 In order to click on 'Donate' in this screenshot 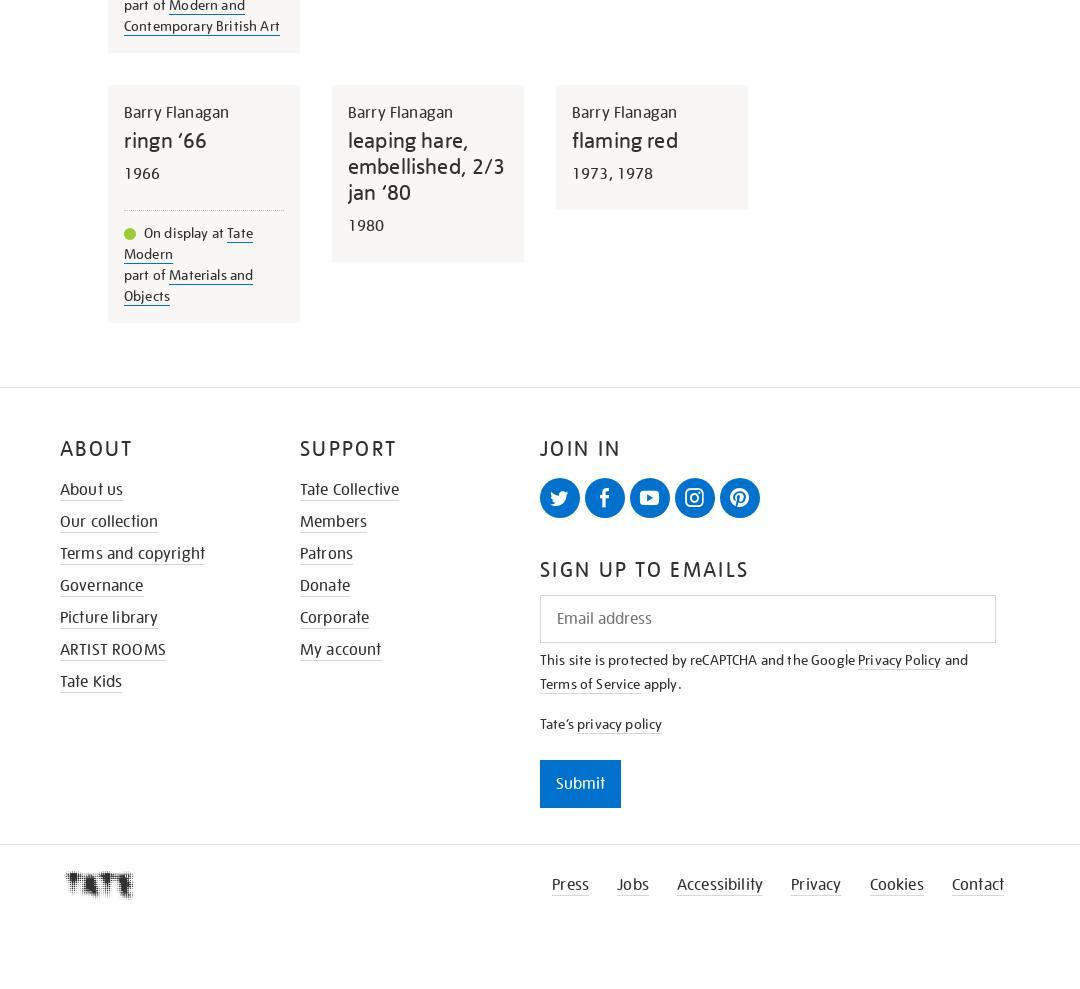, I will do `click(300, 583)`.